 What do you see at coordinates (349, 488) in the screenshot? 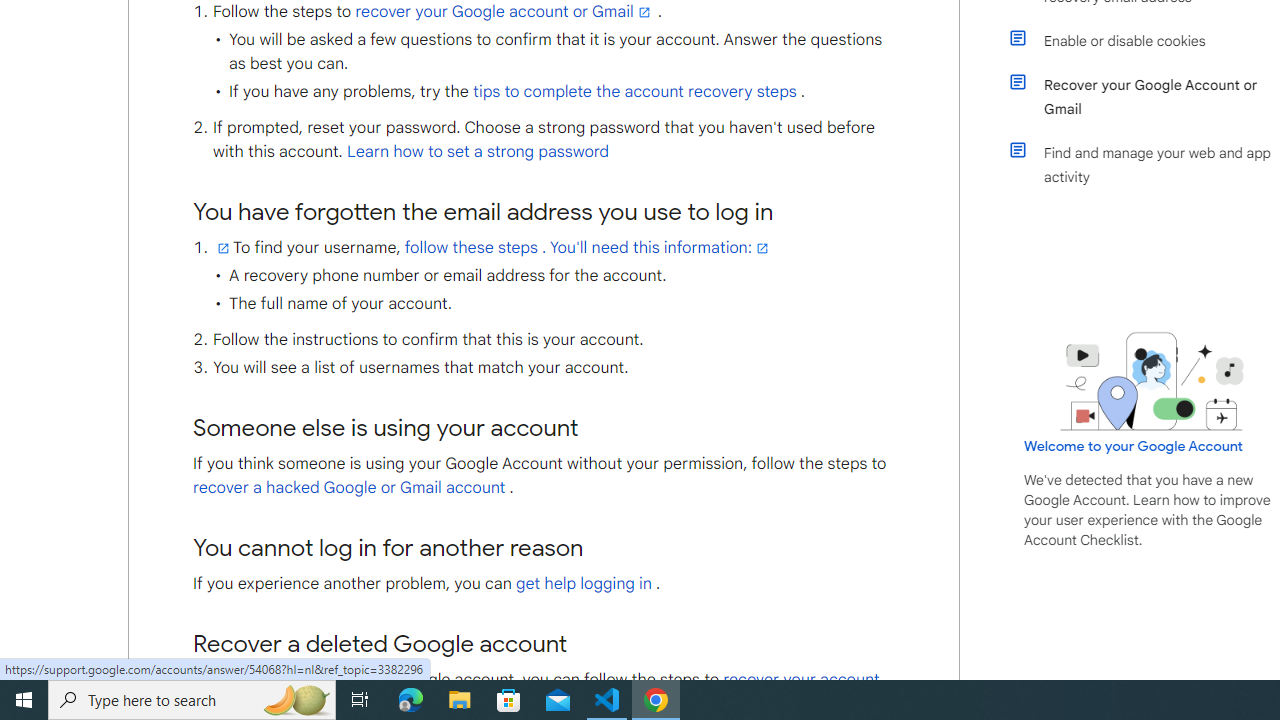
I see `'recover a hacked Google or Gmail account'` at bounding box center [349, 488].